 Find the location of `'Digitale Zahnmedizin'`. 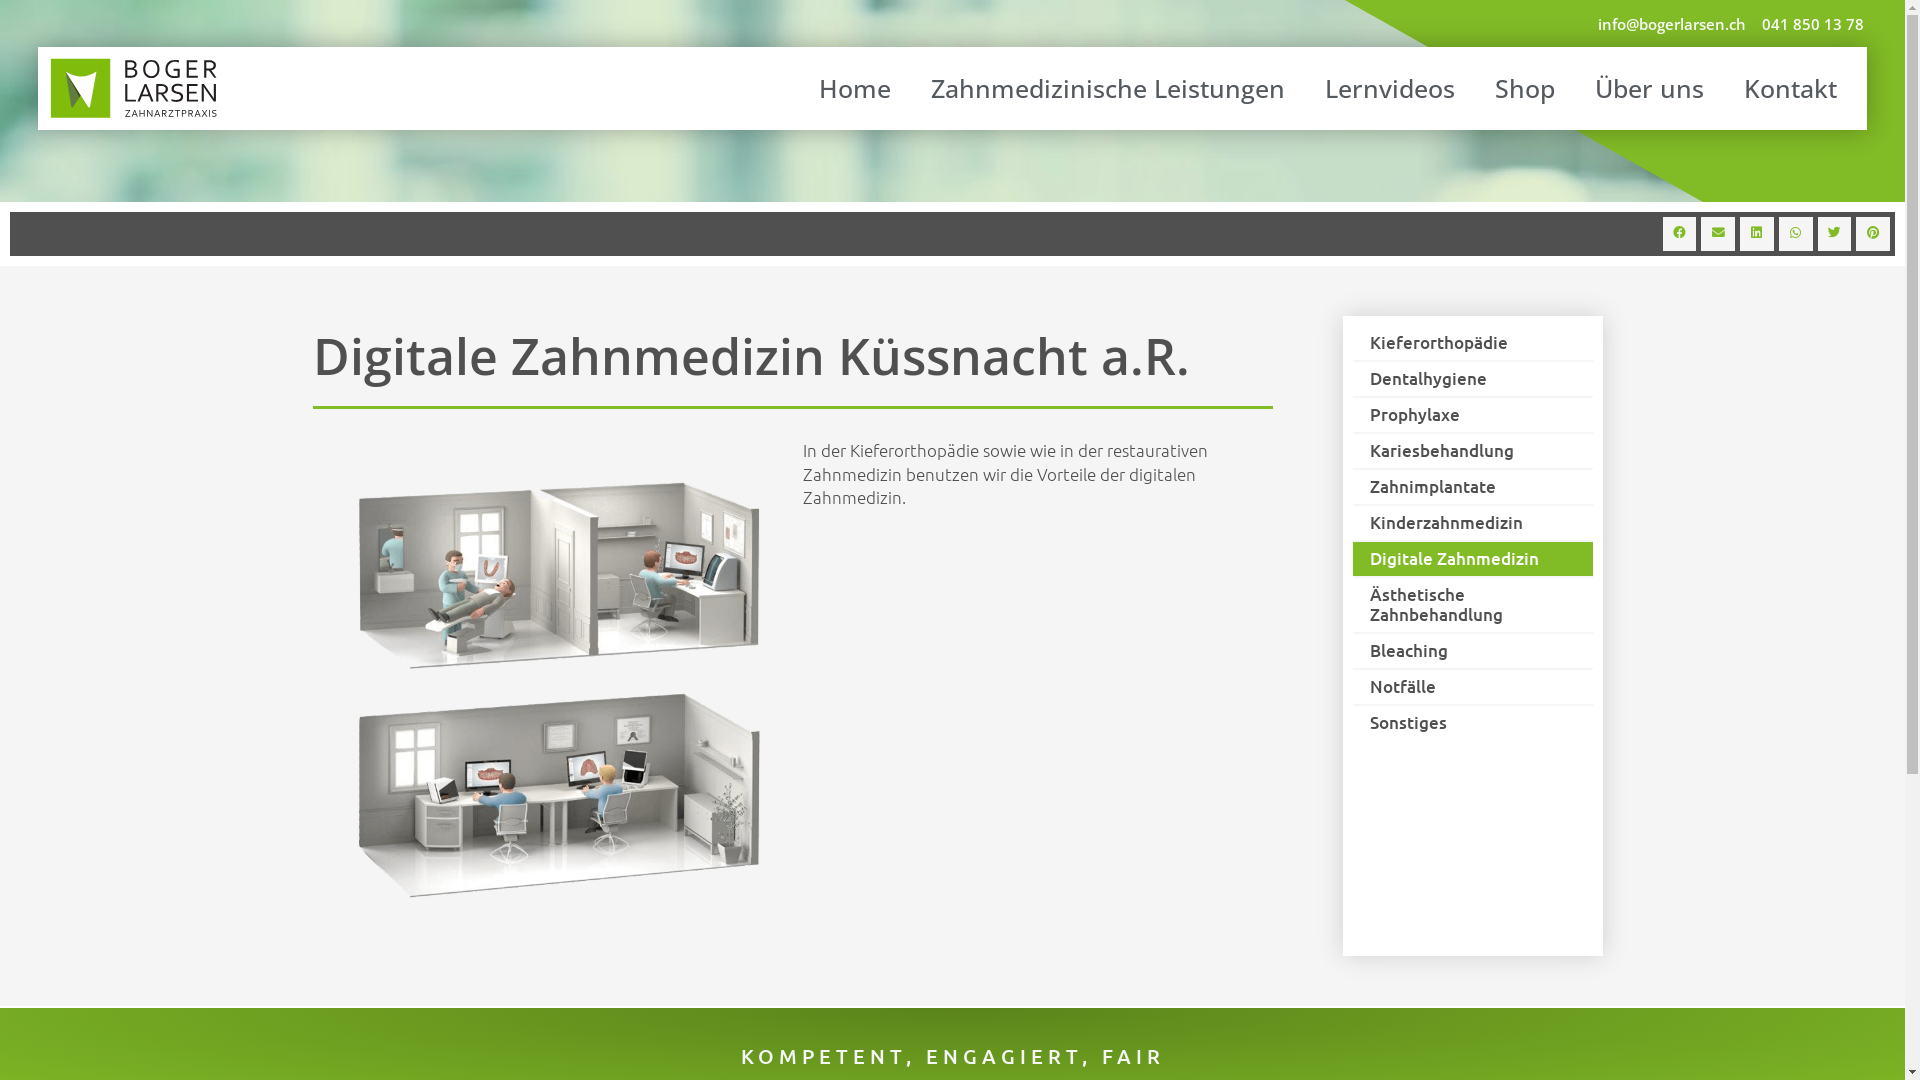

'Digitale Zahnmedizin' is located at coordinates (1472, 559).